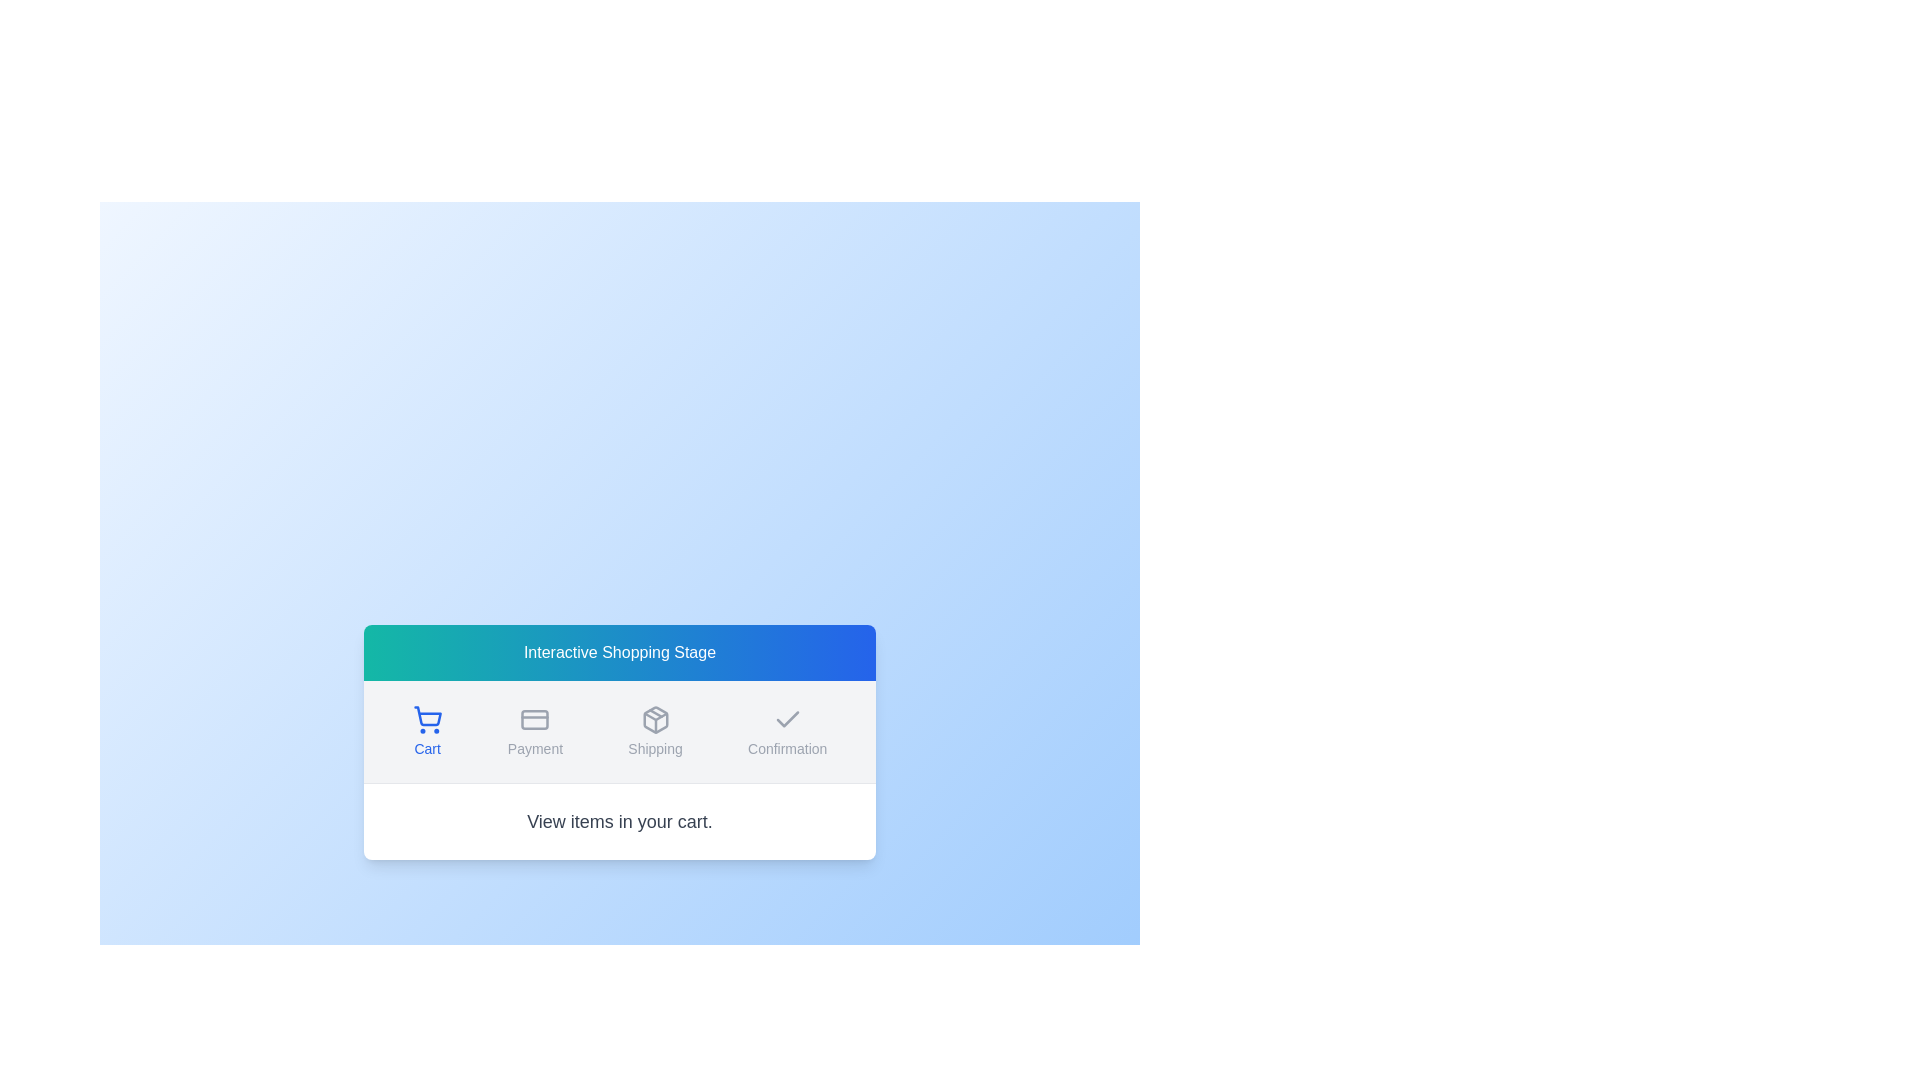 This screenshot has width=1920, height=1080. I want to click on the 'Shipping' step icon in the navigational process to understand the current phase related to shipping details, so click(655, 718).